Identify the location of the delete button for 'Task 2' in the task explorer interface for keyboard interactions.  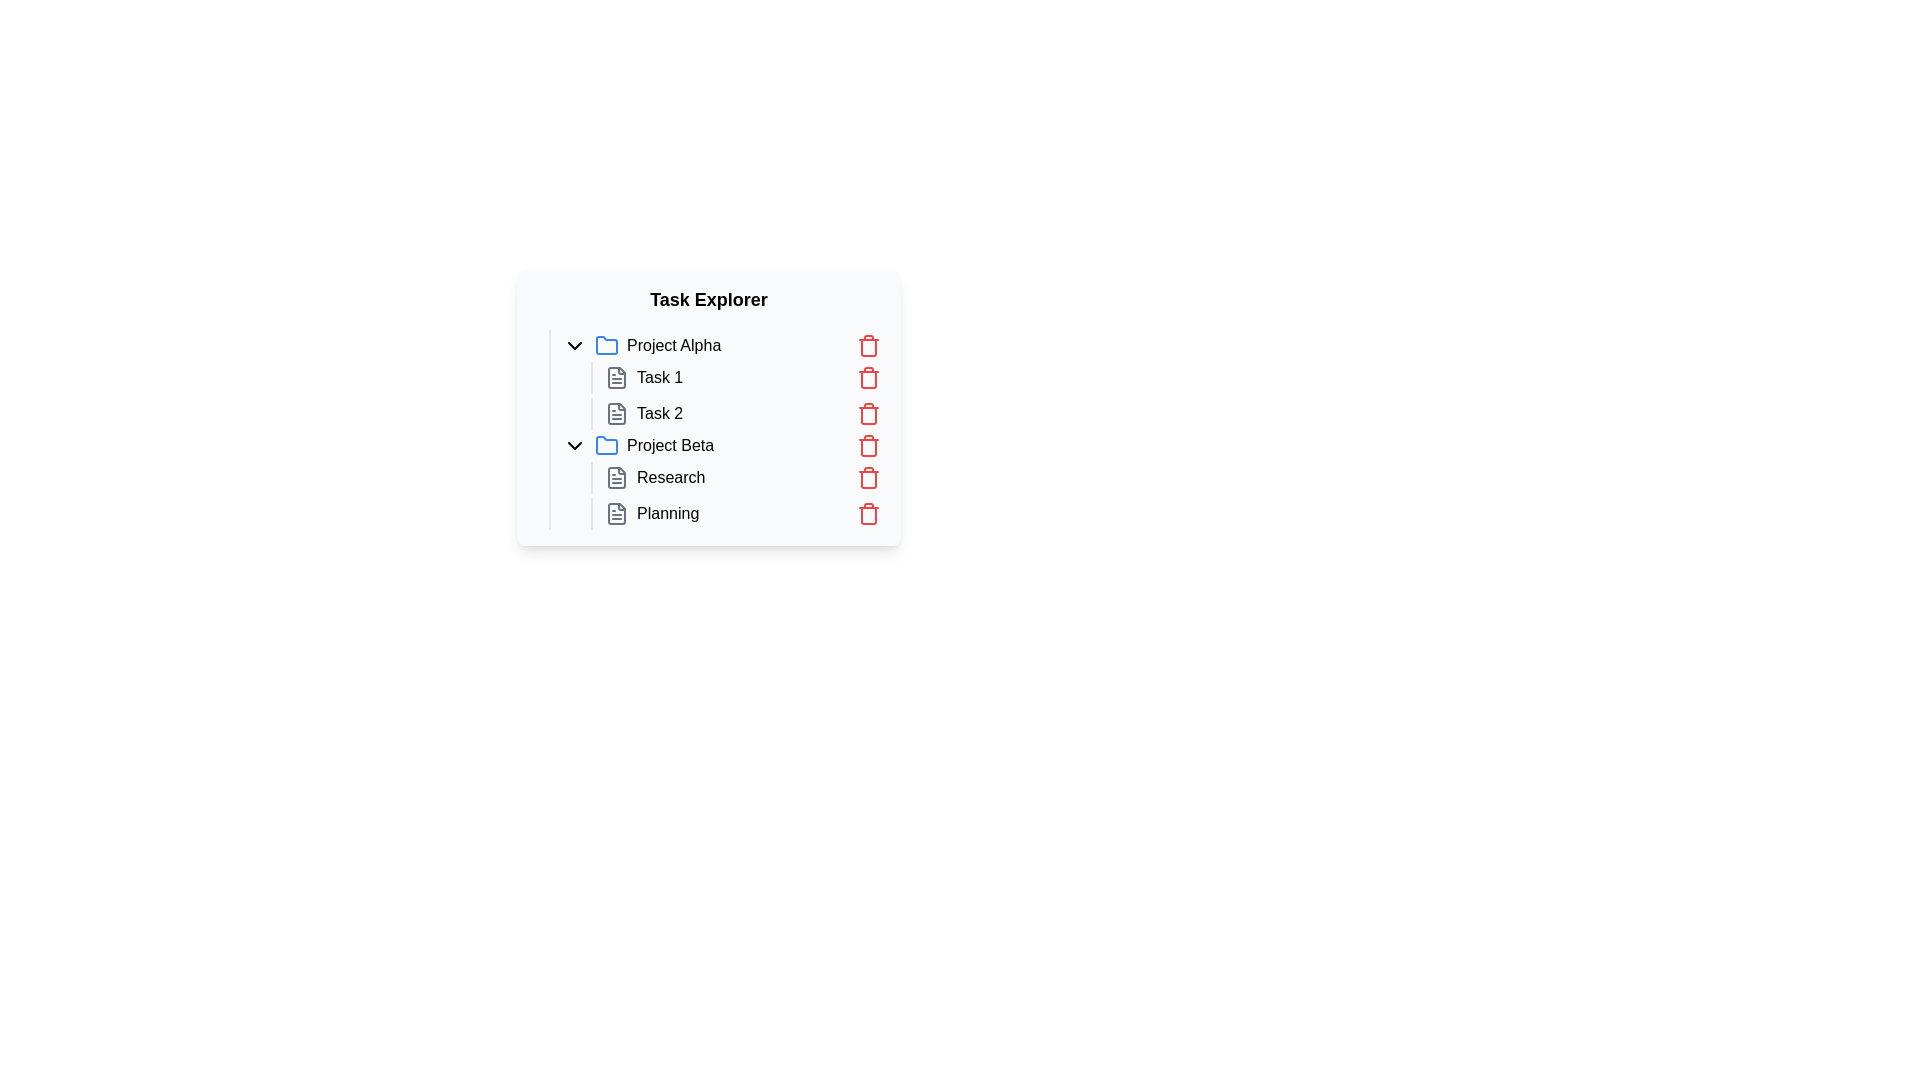
(868, 412).